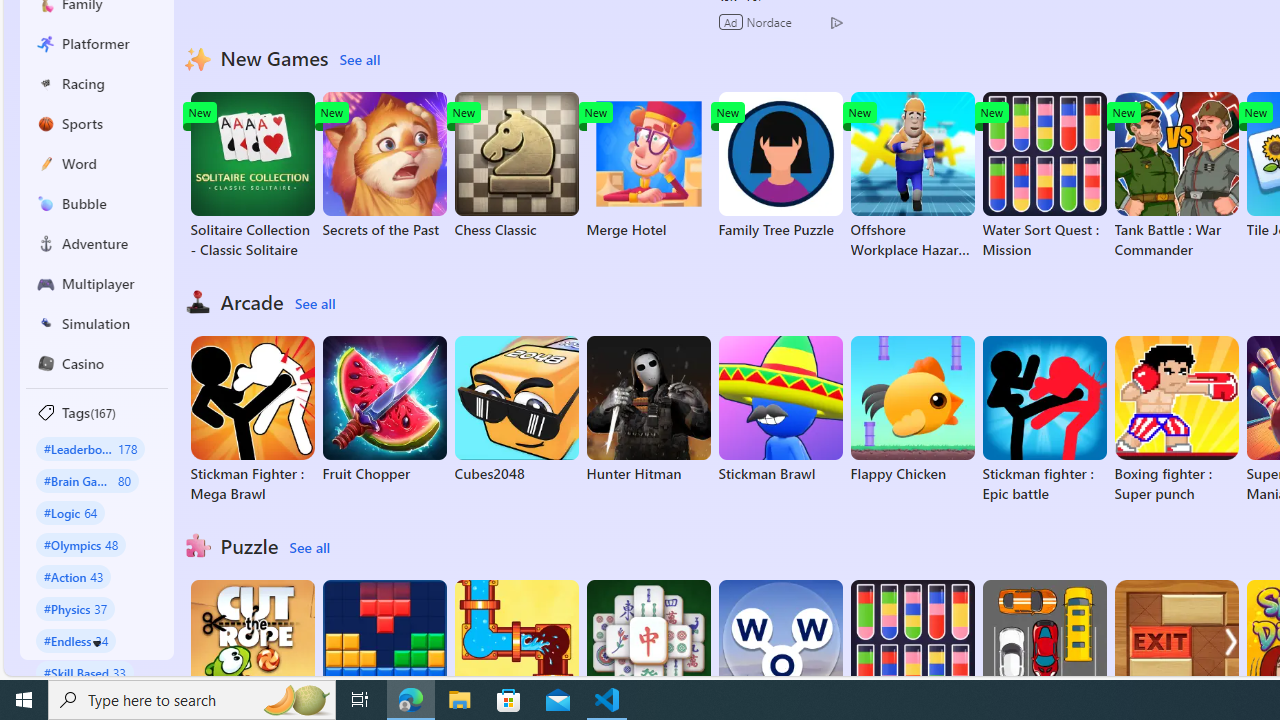 This screenshot has width=1280, height=720. Describe the element at coordinates (1043, 175) in the screenshot. I see `'Water Sort Quest : Mission'` at that location.